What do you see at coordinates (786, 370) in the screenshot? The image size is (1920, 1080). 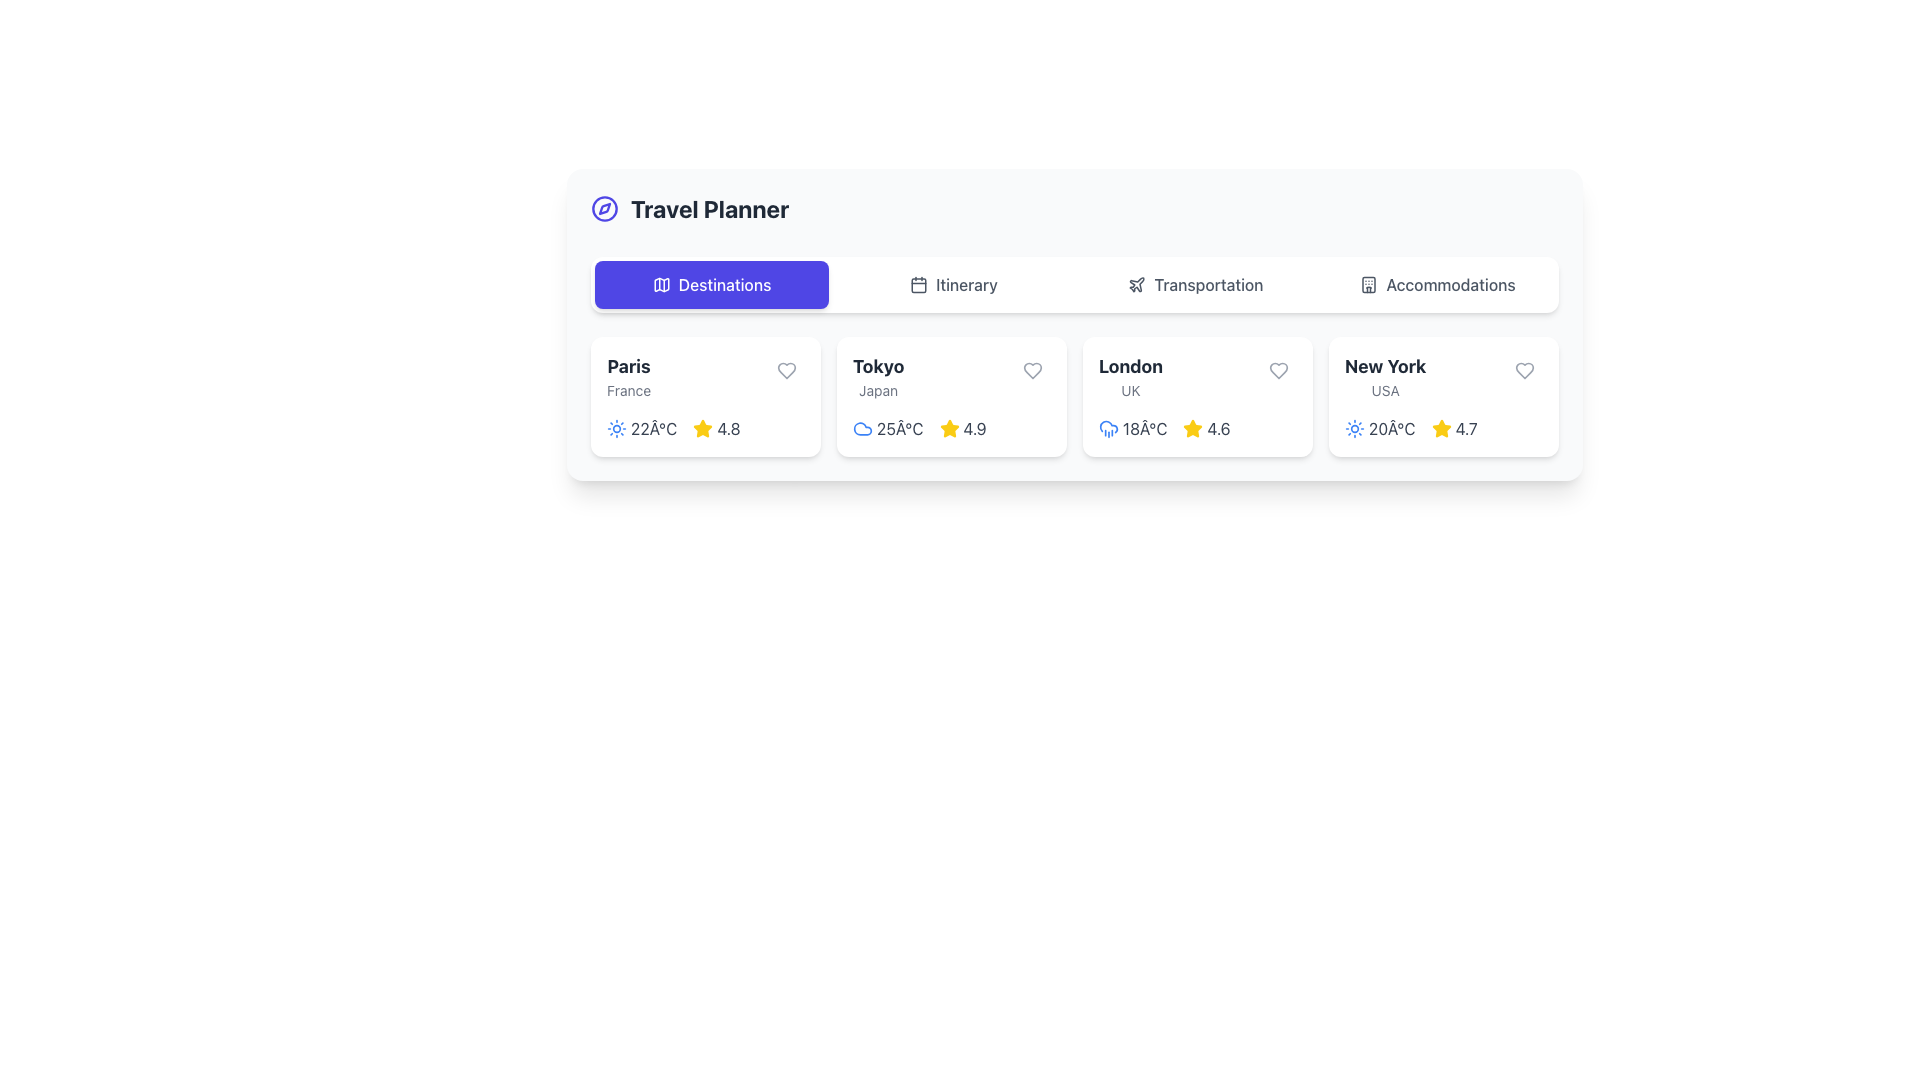 I see `the button located in the top-right corner of the 'Paris, France' card to favorite or unfavorite the destination` at bounding box center [786, 370].